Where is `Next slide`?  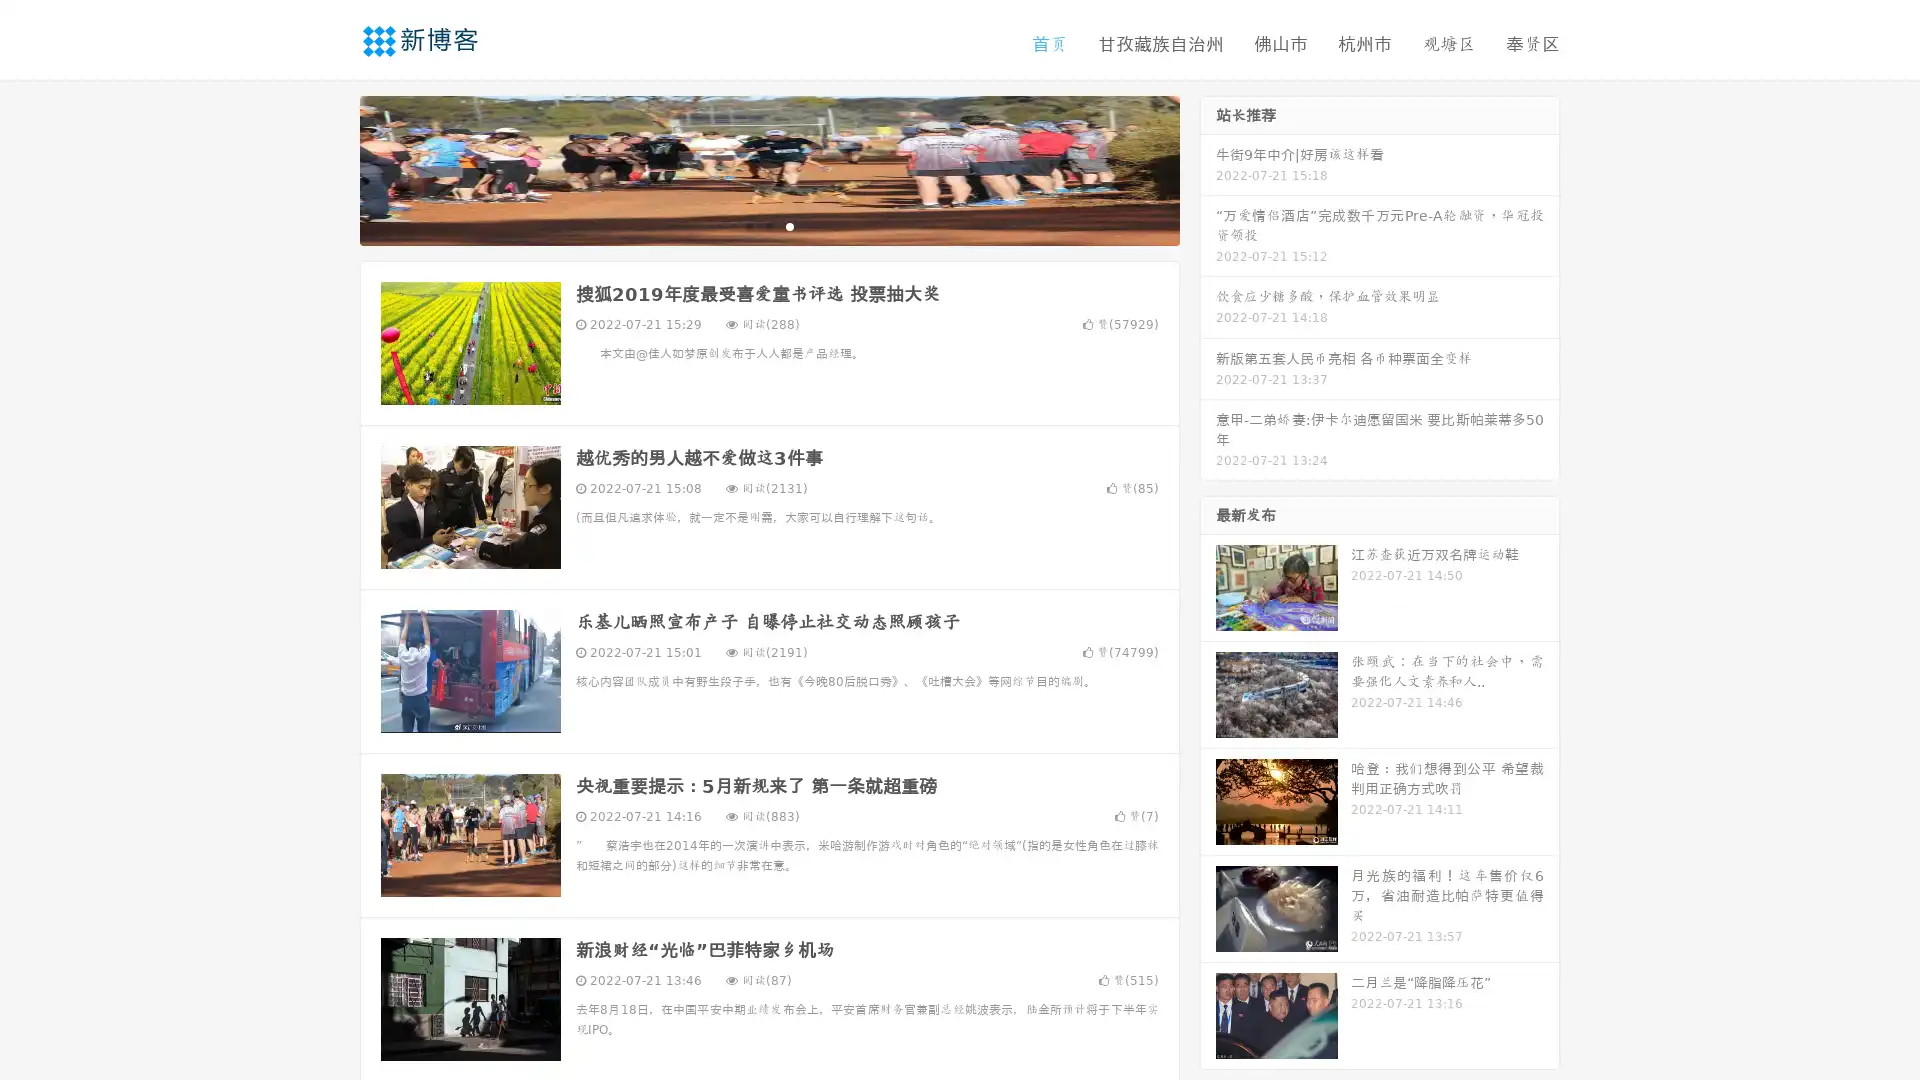
Next slide is located at coordinates (1208, 168).